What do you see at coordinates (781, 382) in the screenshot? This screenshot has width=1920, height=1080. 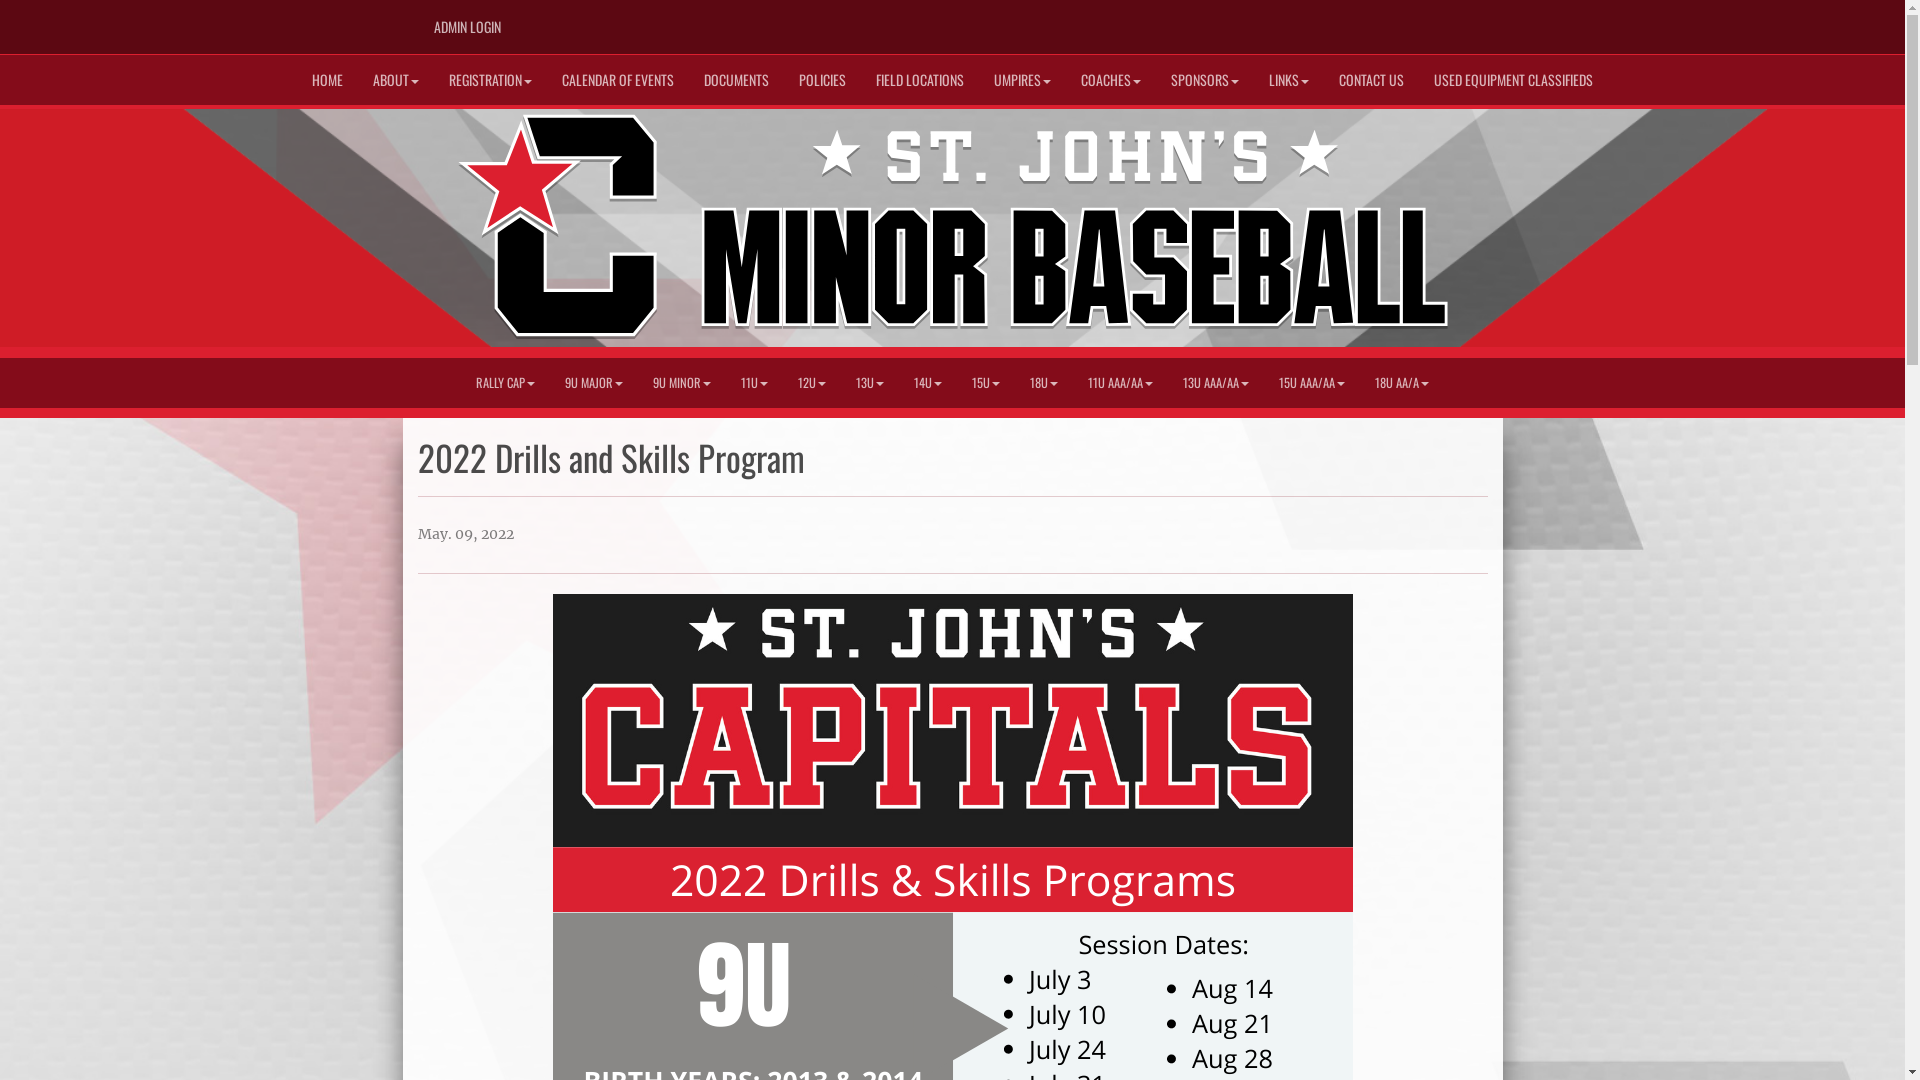 I see `'12U'` at bounding box center [781, 382].